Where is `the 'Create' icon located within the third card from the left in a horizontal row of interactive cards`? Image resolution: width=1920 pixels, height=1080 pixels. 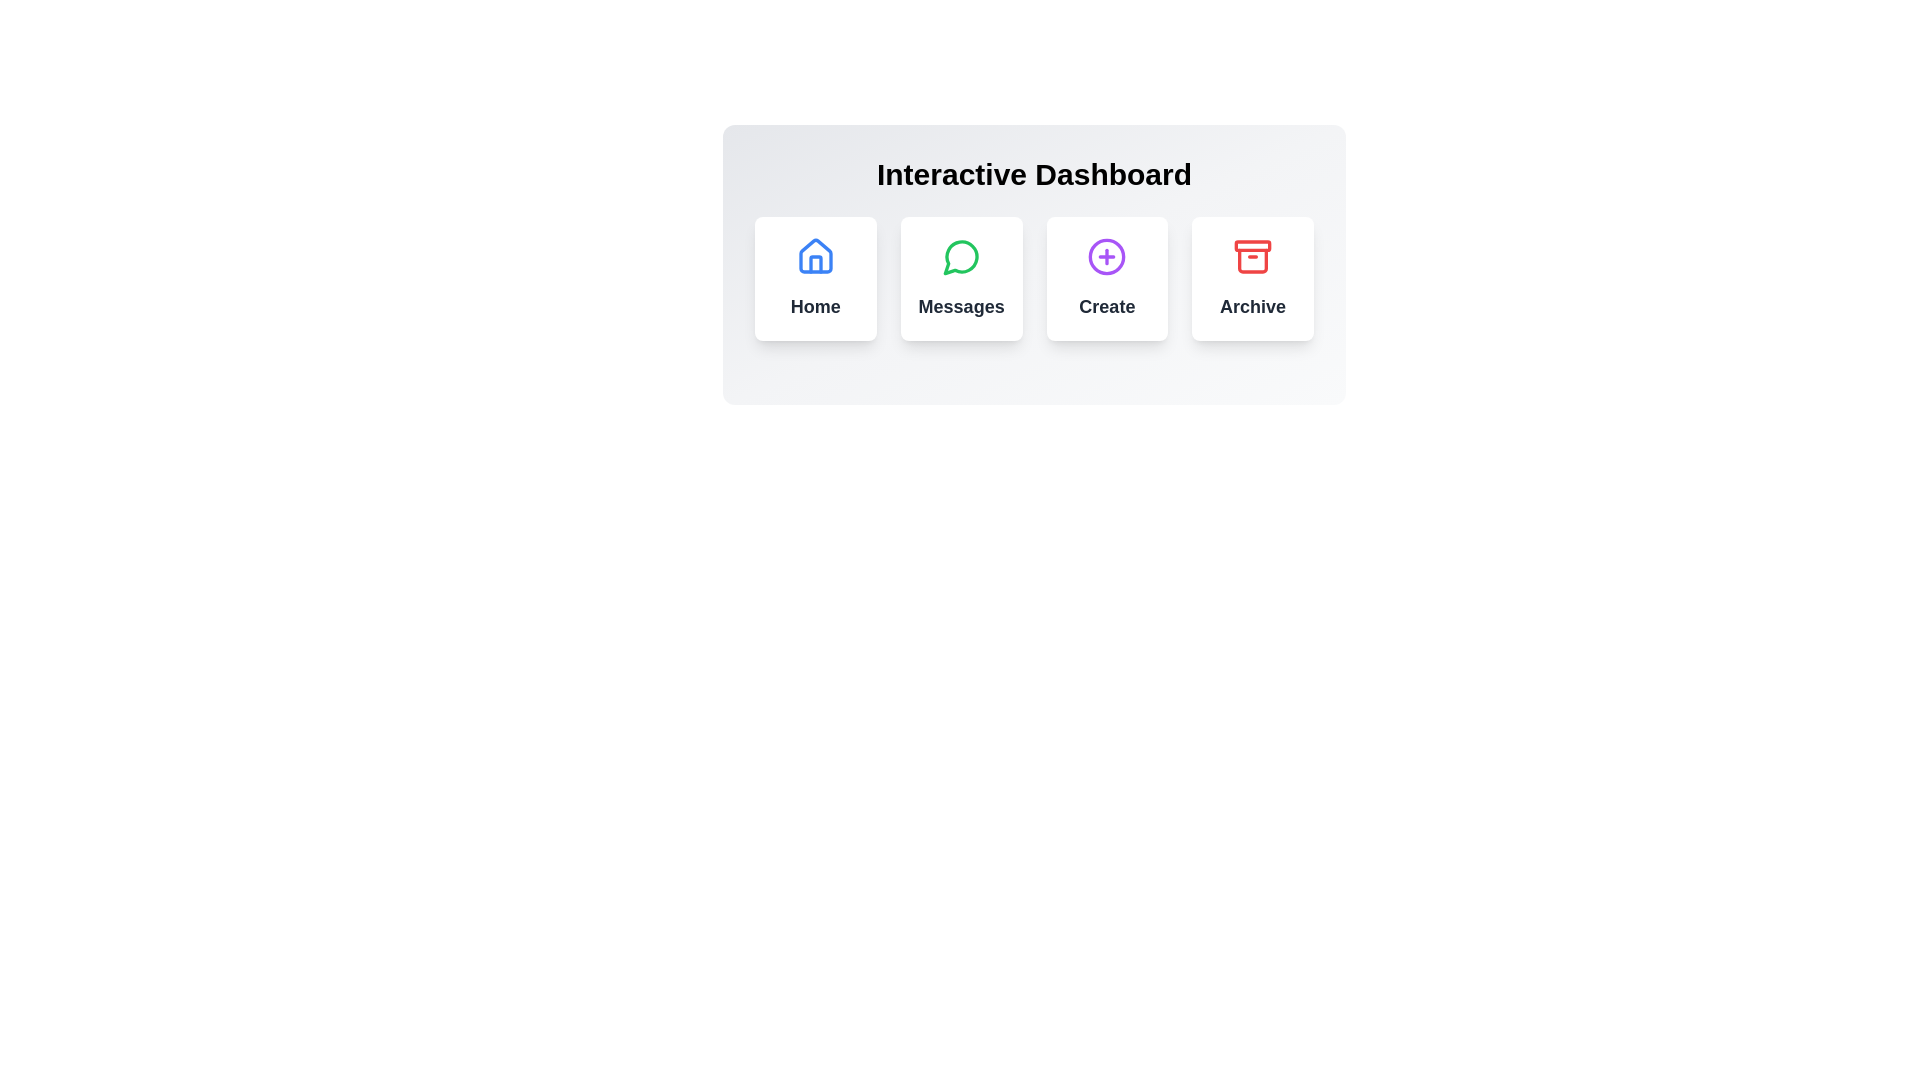
the 'Create' icon located within the third card from the left in a horizontal row of interactive cards is located at coordinates (1106, 256).